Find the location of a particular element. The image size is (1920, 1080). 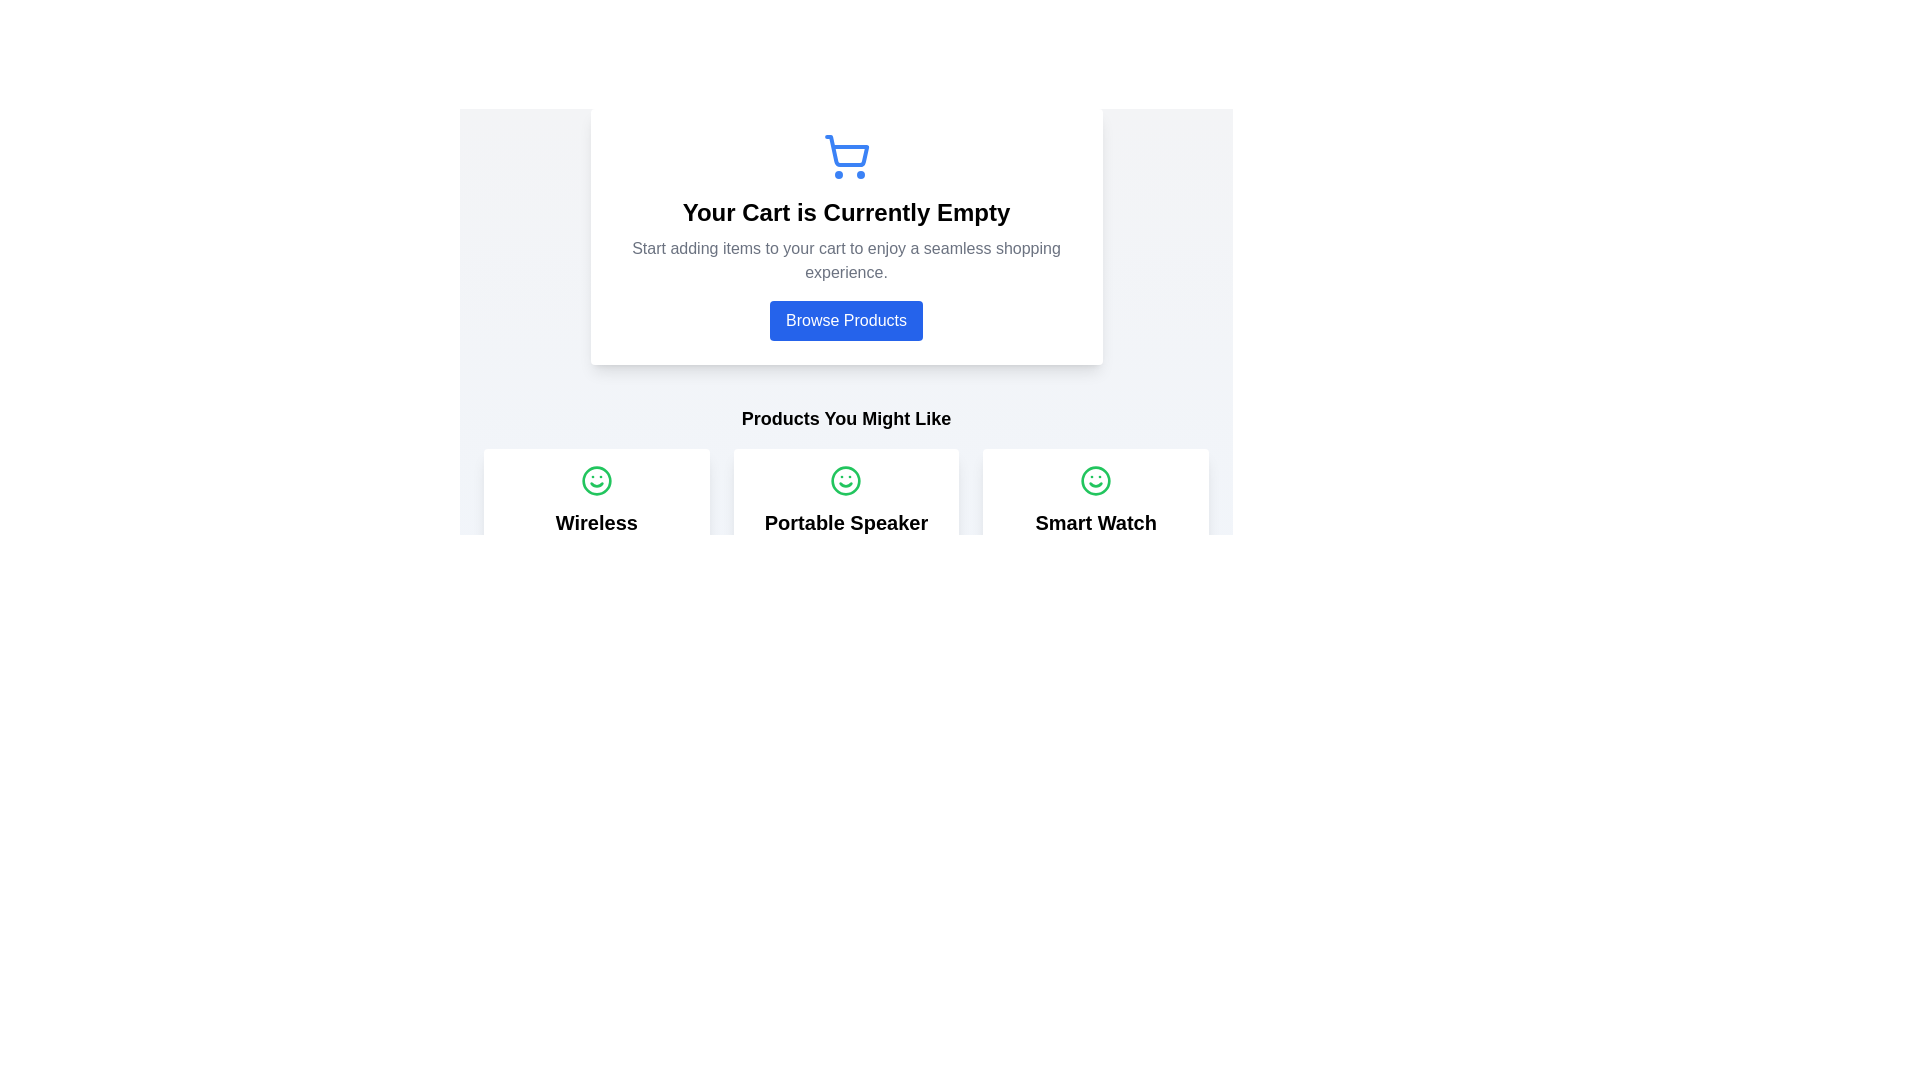

the Text Label displaying 'Smart Watch' in bold, extra-large font located in the center of the card below the icon and above the price information is located at coordinates (1095, 522).